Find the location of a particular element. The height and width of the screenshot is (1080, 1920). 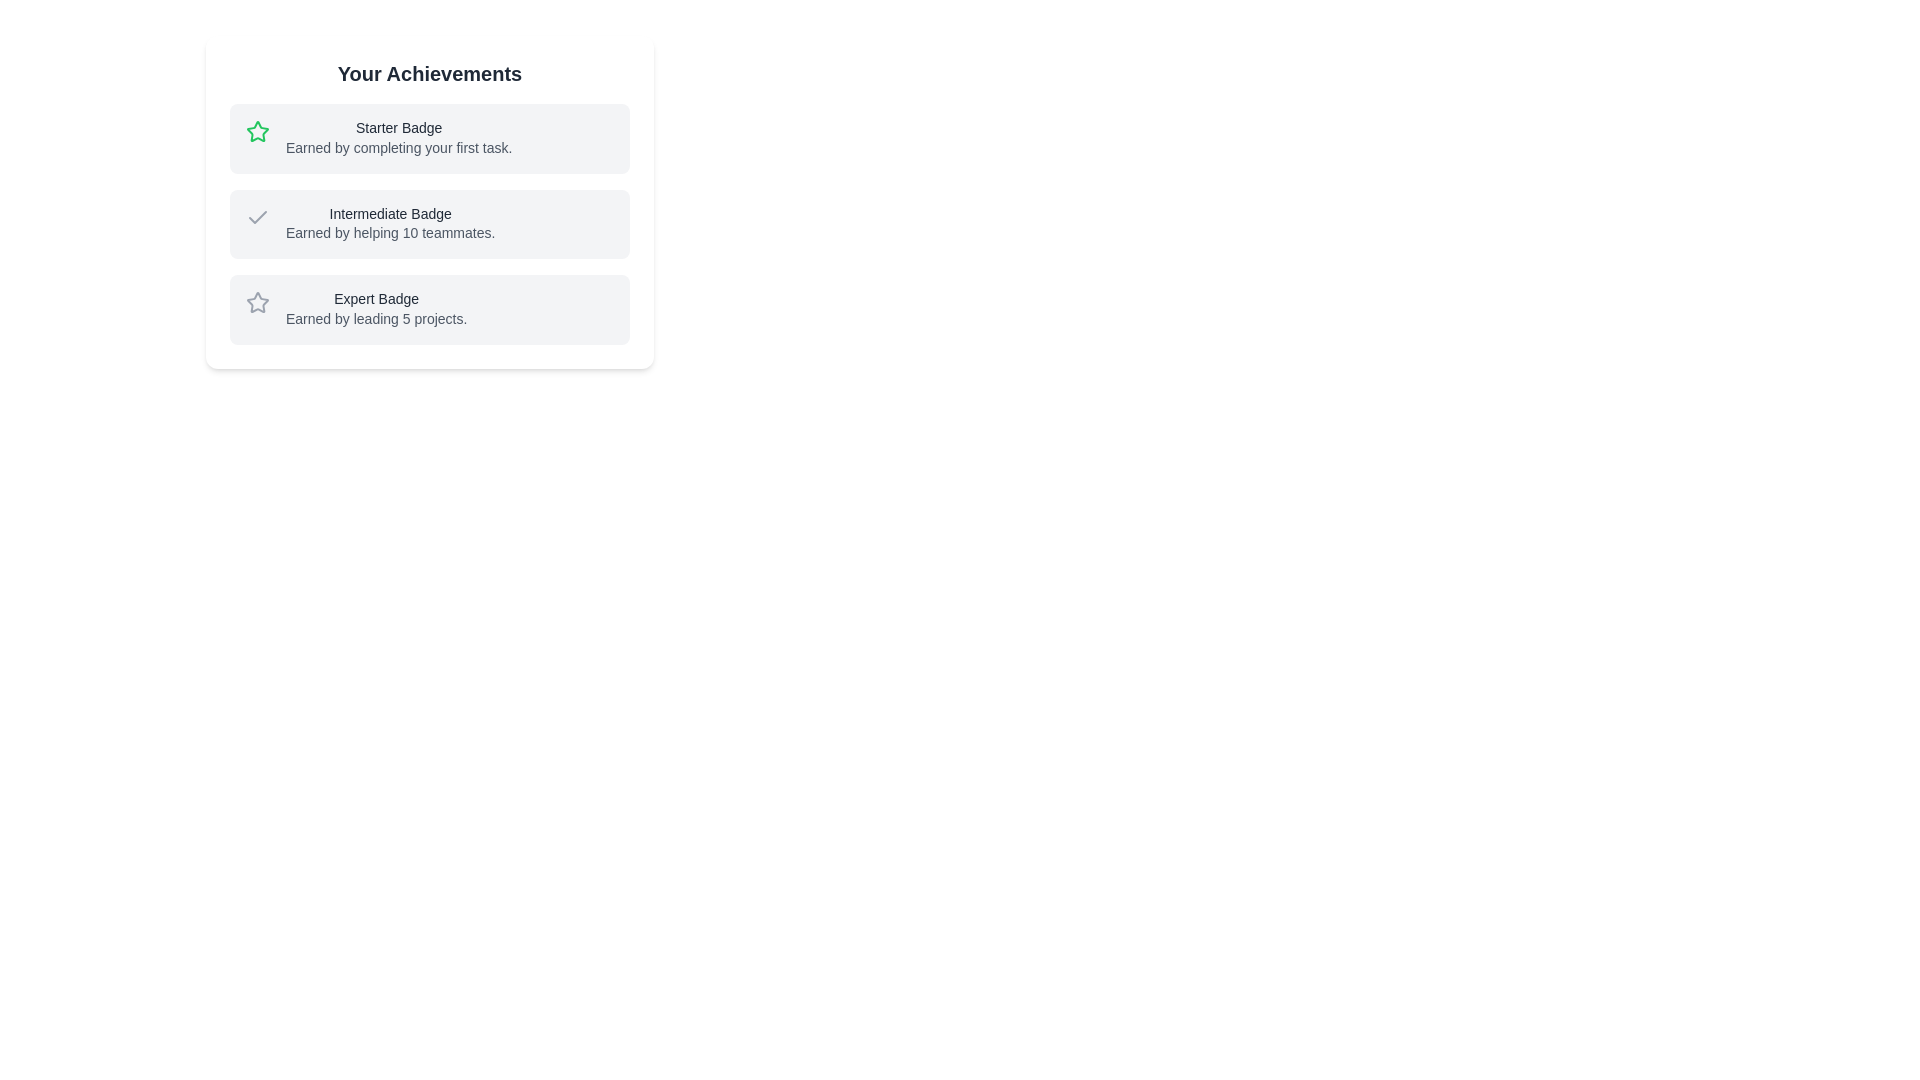

the text label that displays 'Earned by leading 5 projects.' which is styled in a small, gray font and is located under the title 'Expert Badge' is located at coordinates (376, 317).